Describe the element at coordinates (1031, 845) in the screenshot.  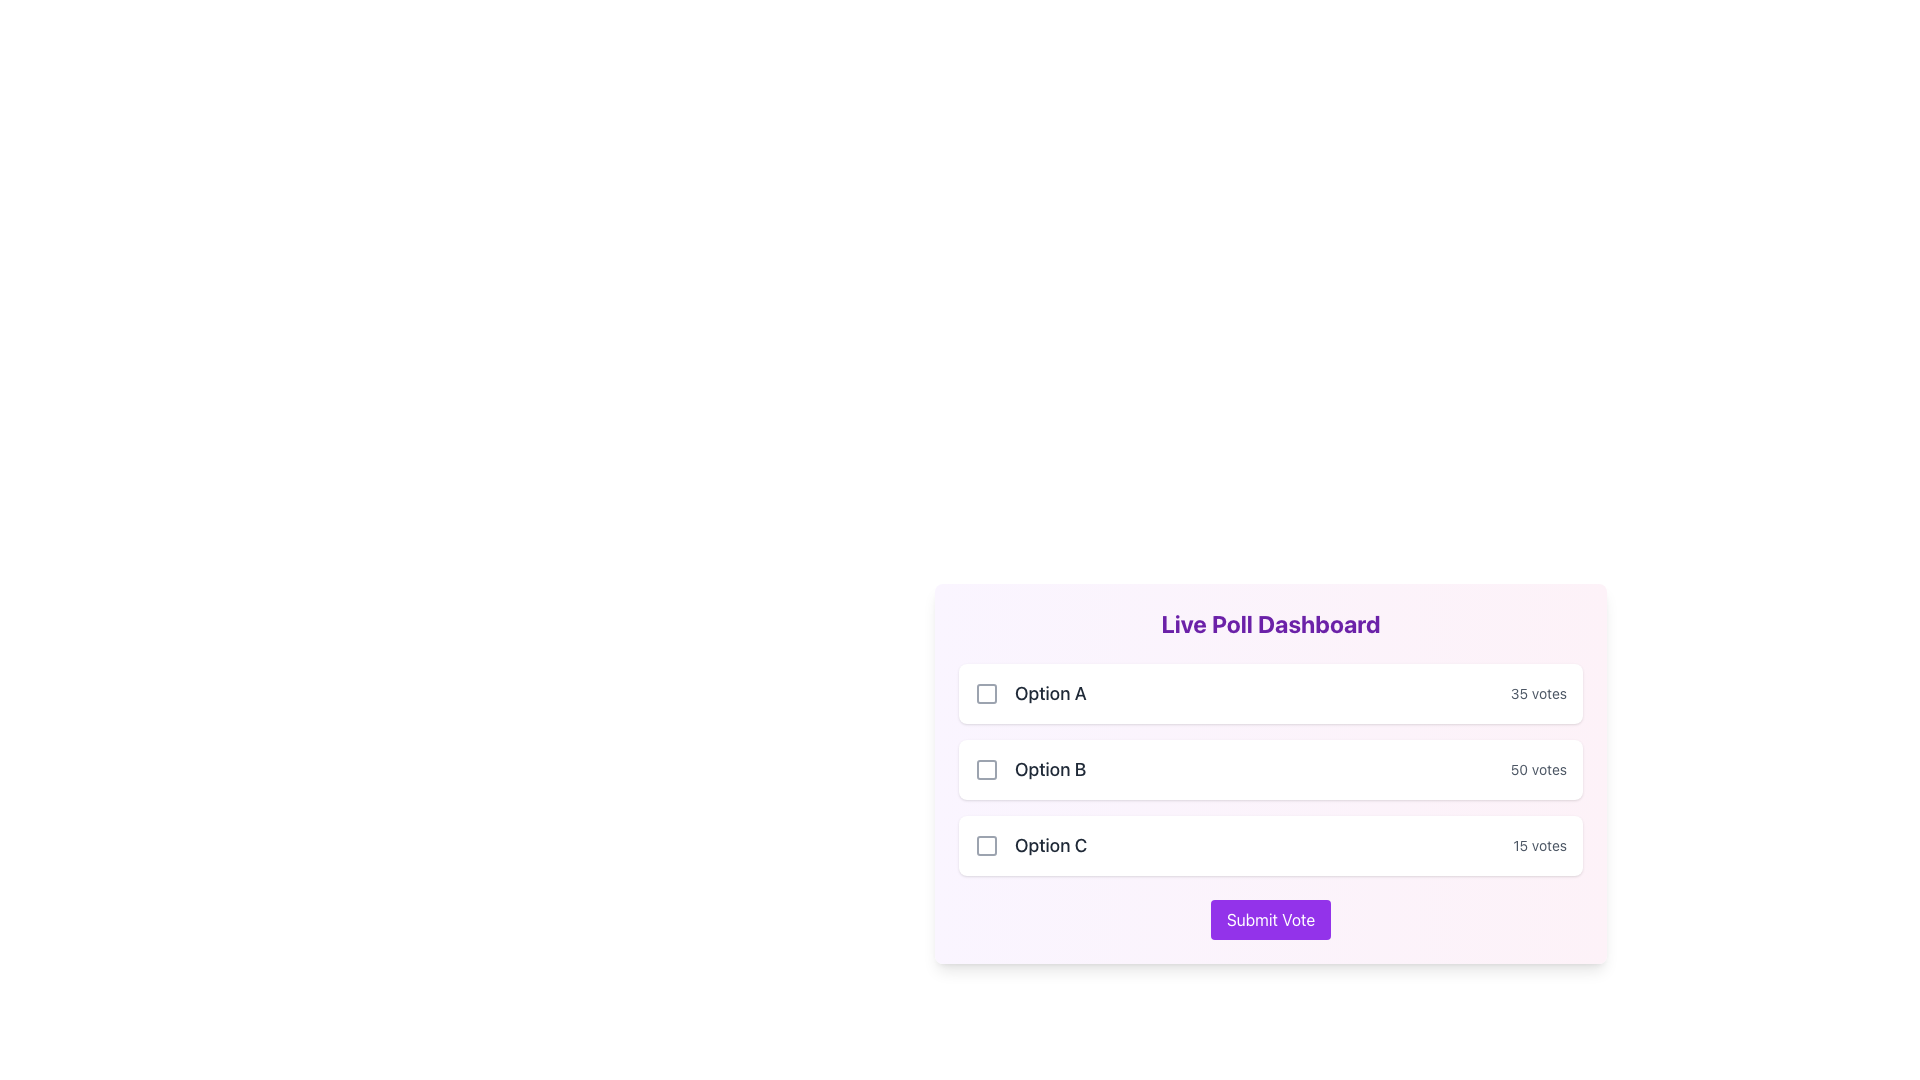
I see `the label text for the Checkbox indicating 'Option C' in the Live Poll Dashboard section` at that location.